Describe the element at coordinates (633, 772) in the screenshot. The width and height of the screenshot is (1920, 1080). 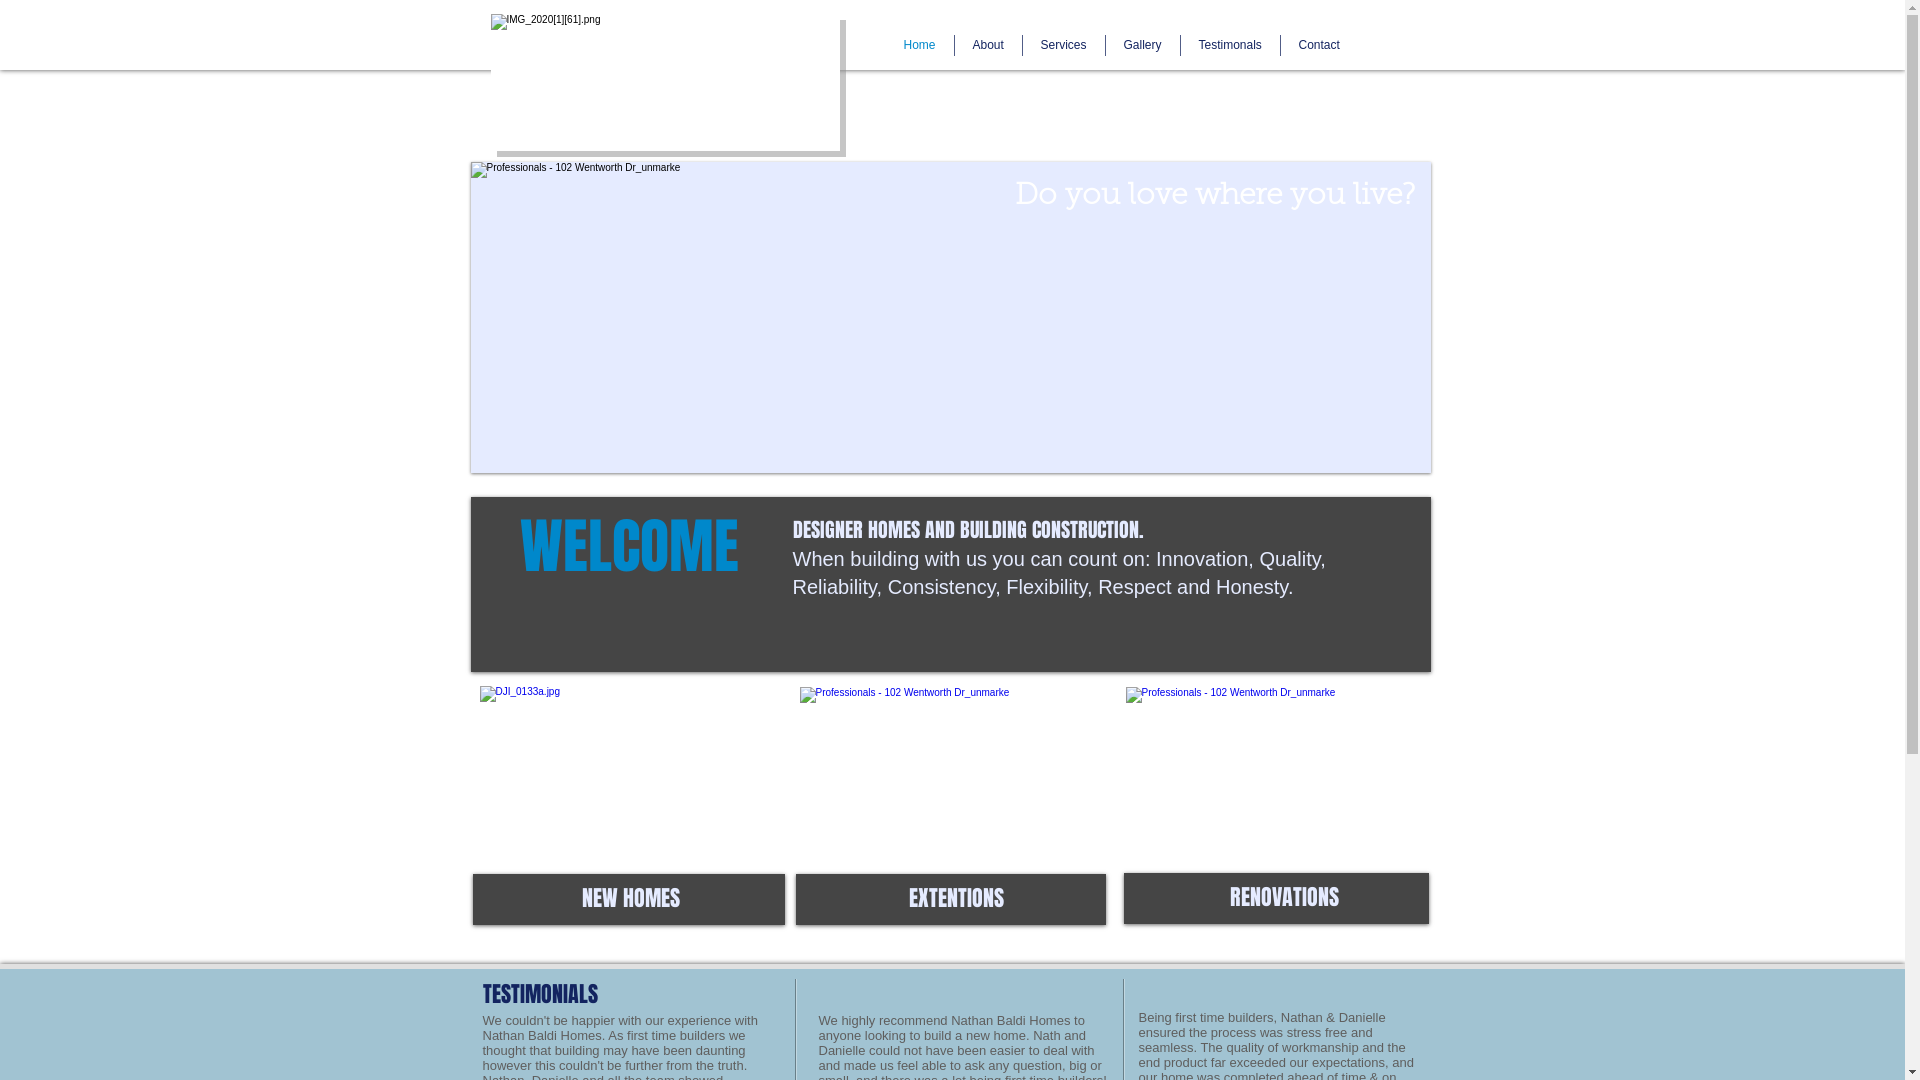
I see `'main.jpg'` at that location.